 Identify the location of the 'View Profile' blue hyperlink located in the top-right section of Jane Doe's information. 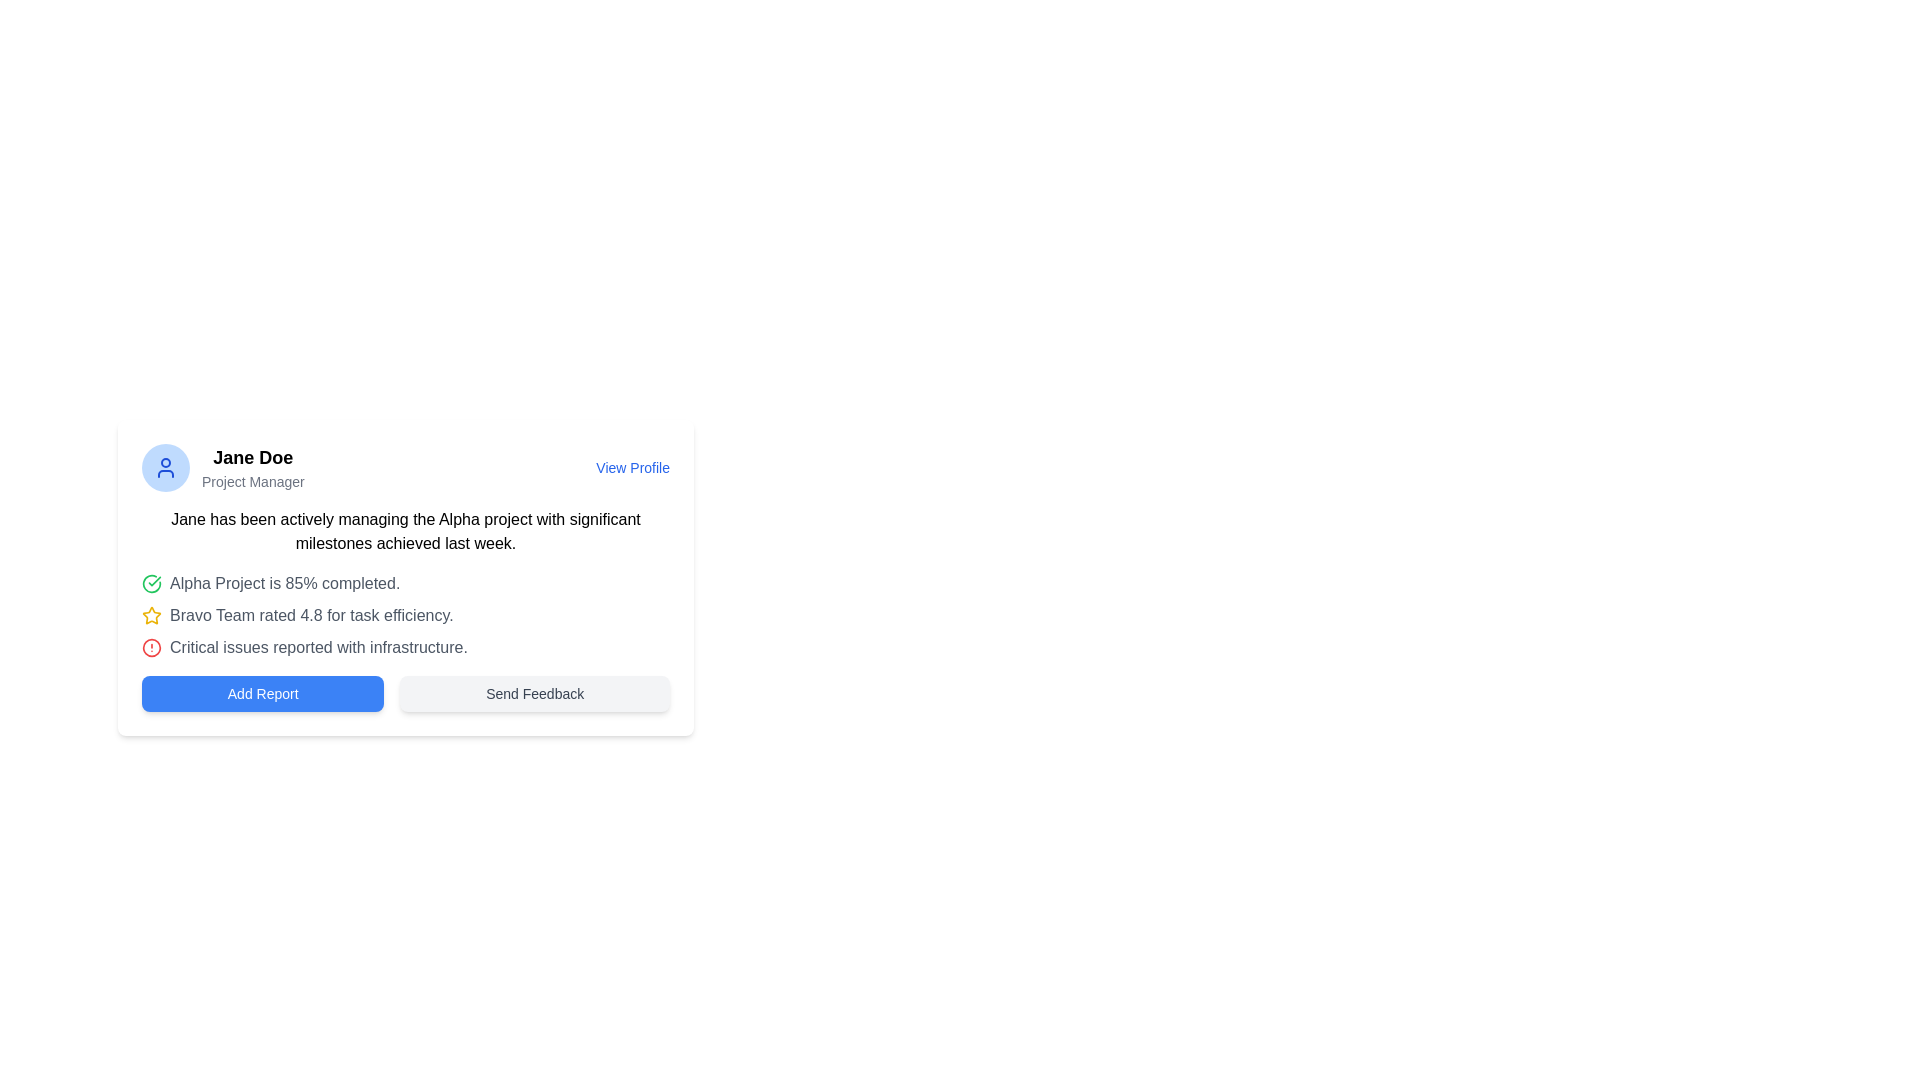
(632, 467).